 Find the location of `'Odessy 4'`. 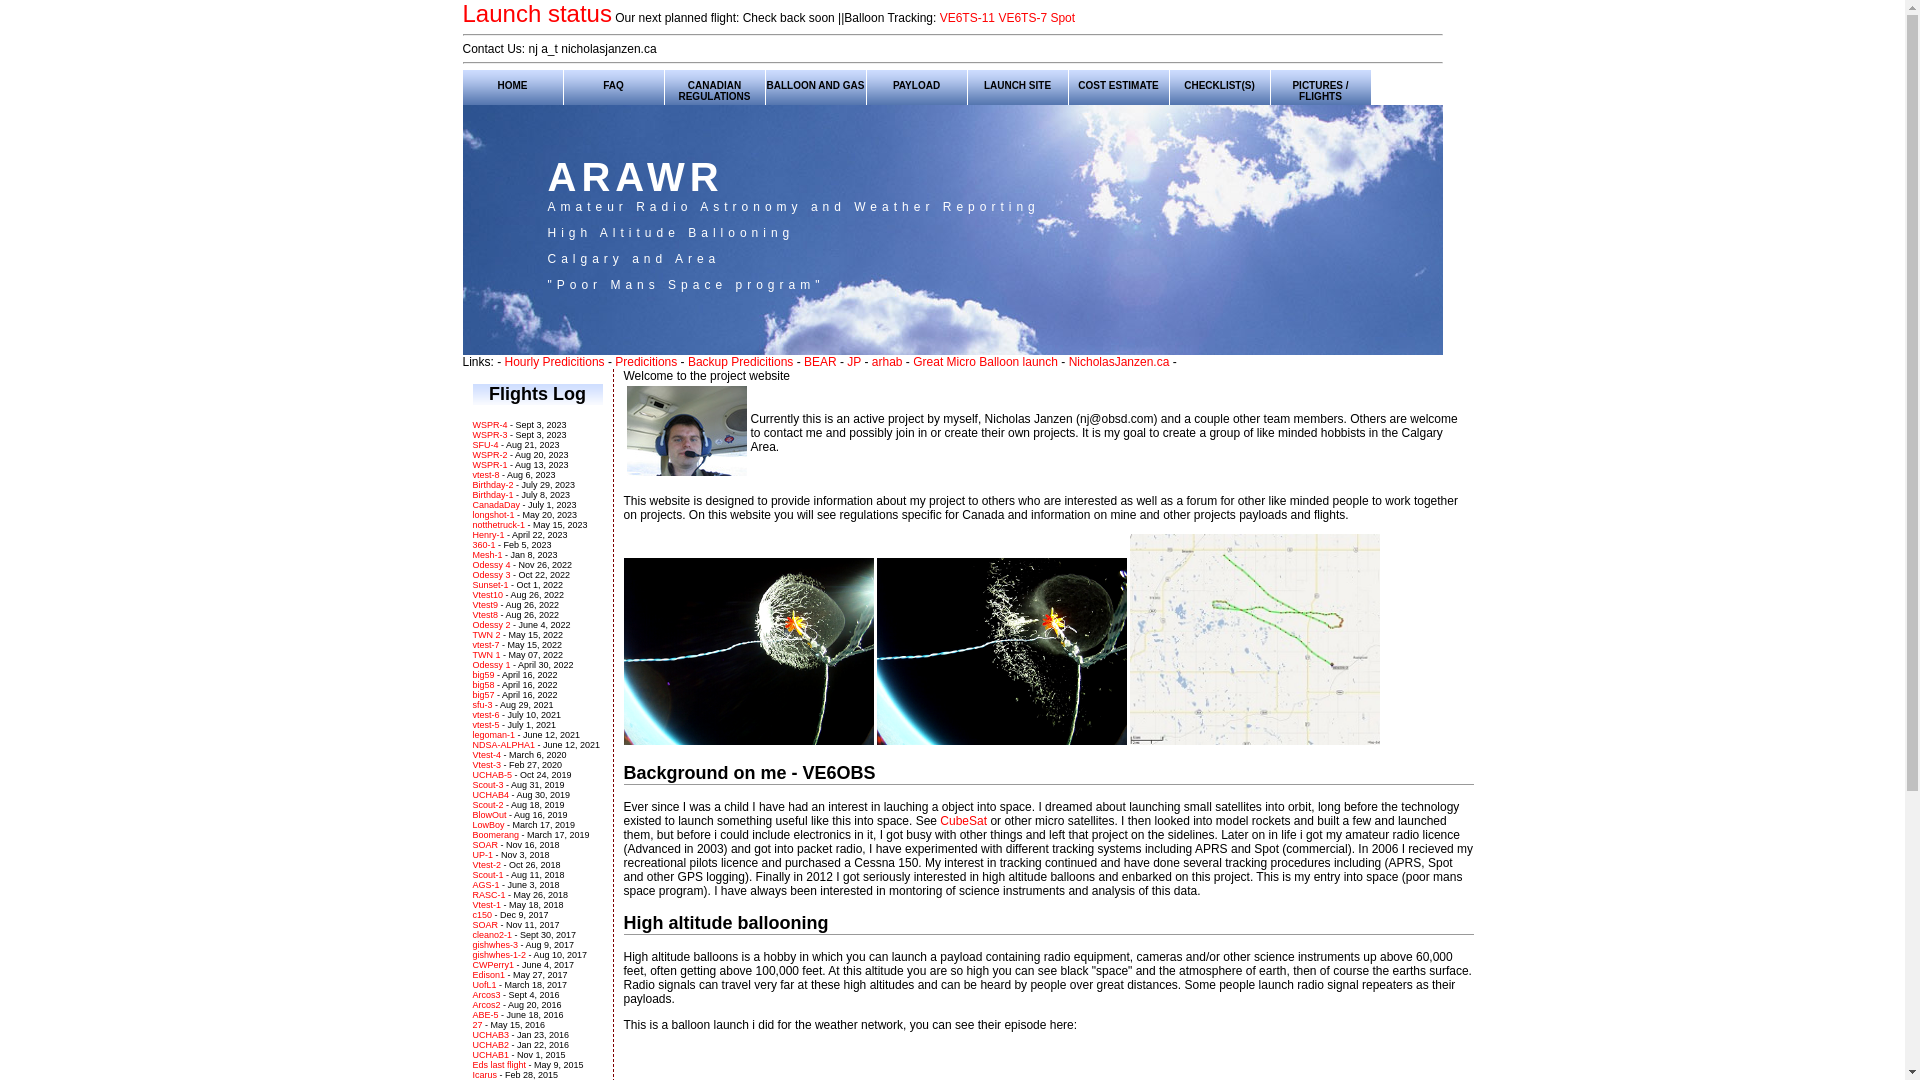

'Odessy 4' is located at coordinates (490, 564).